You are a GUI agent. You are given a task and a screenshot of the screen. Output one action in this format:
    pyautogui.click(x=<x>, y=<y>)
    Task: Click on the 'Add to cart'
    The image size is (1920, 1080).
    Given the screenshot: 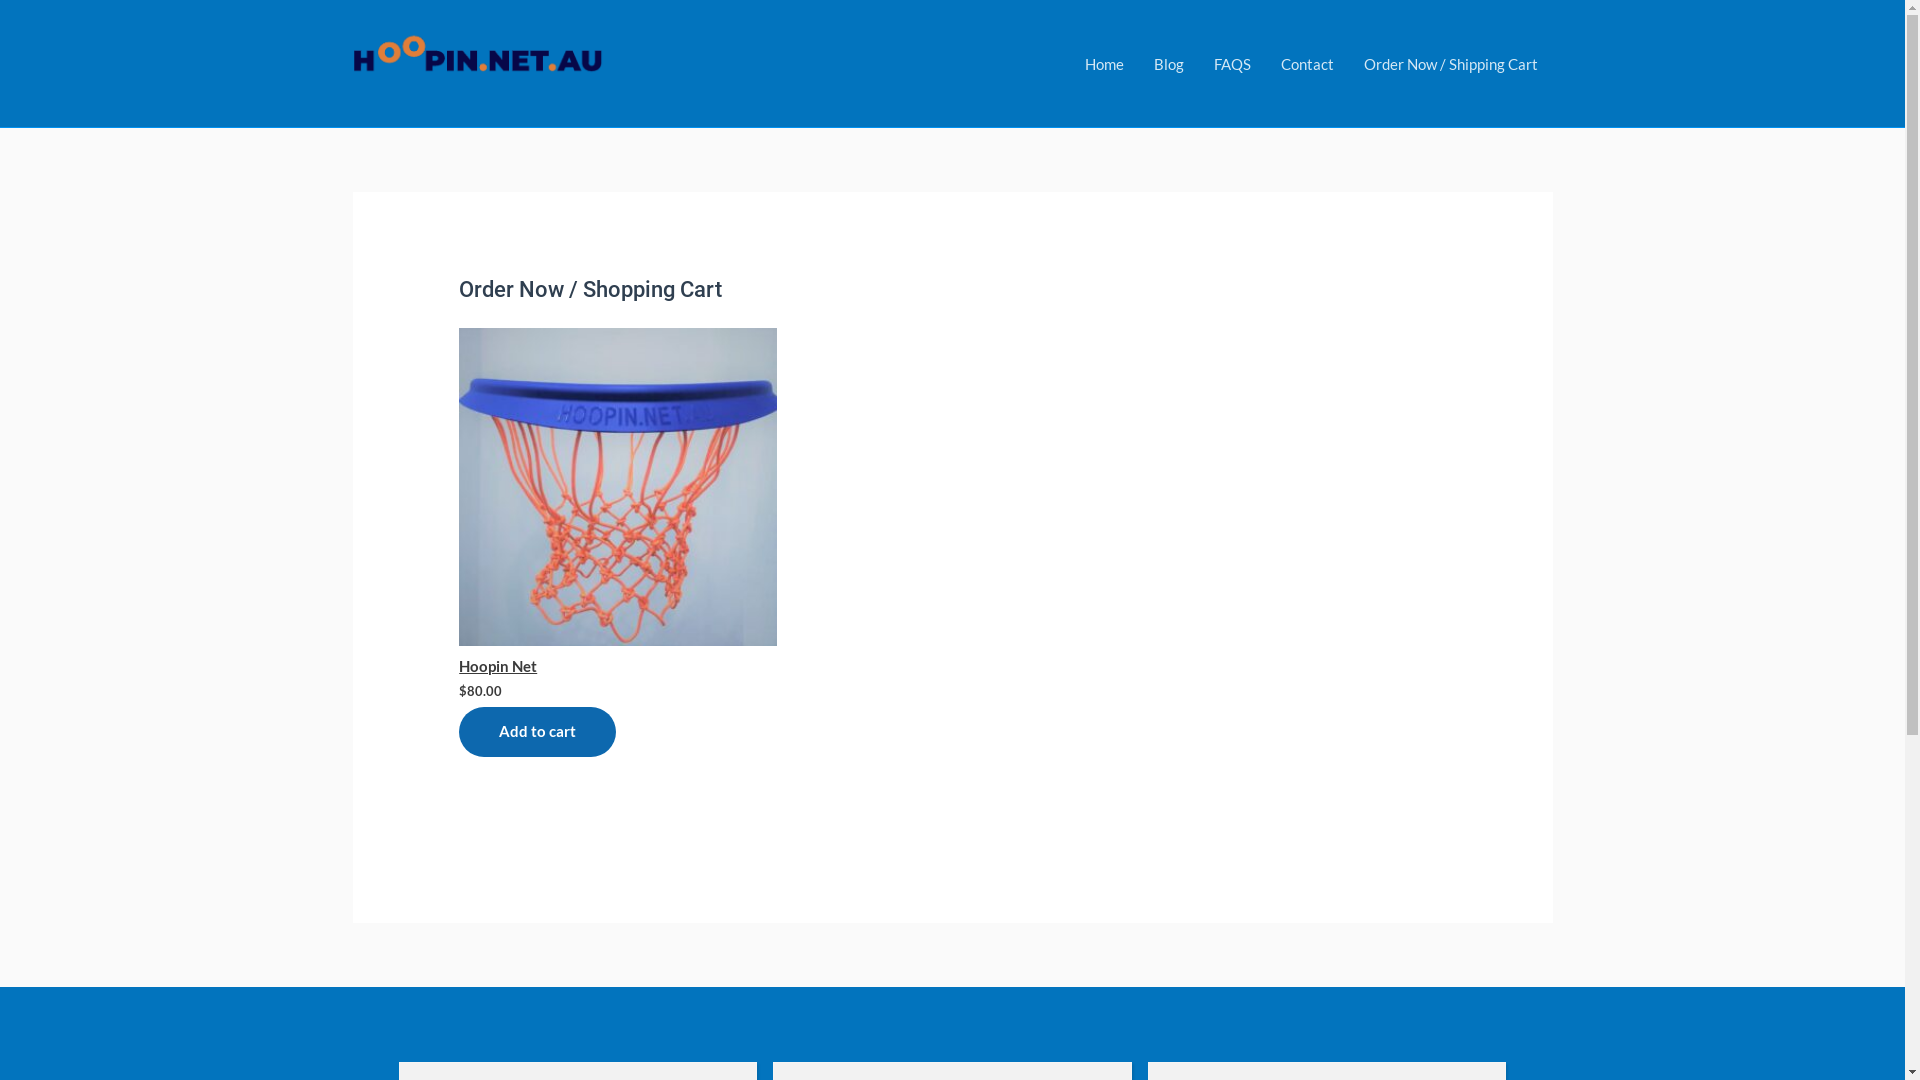 What is the action you would take?
    pyautogui.click(x=537, y=732)
    